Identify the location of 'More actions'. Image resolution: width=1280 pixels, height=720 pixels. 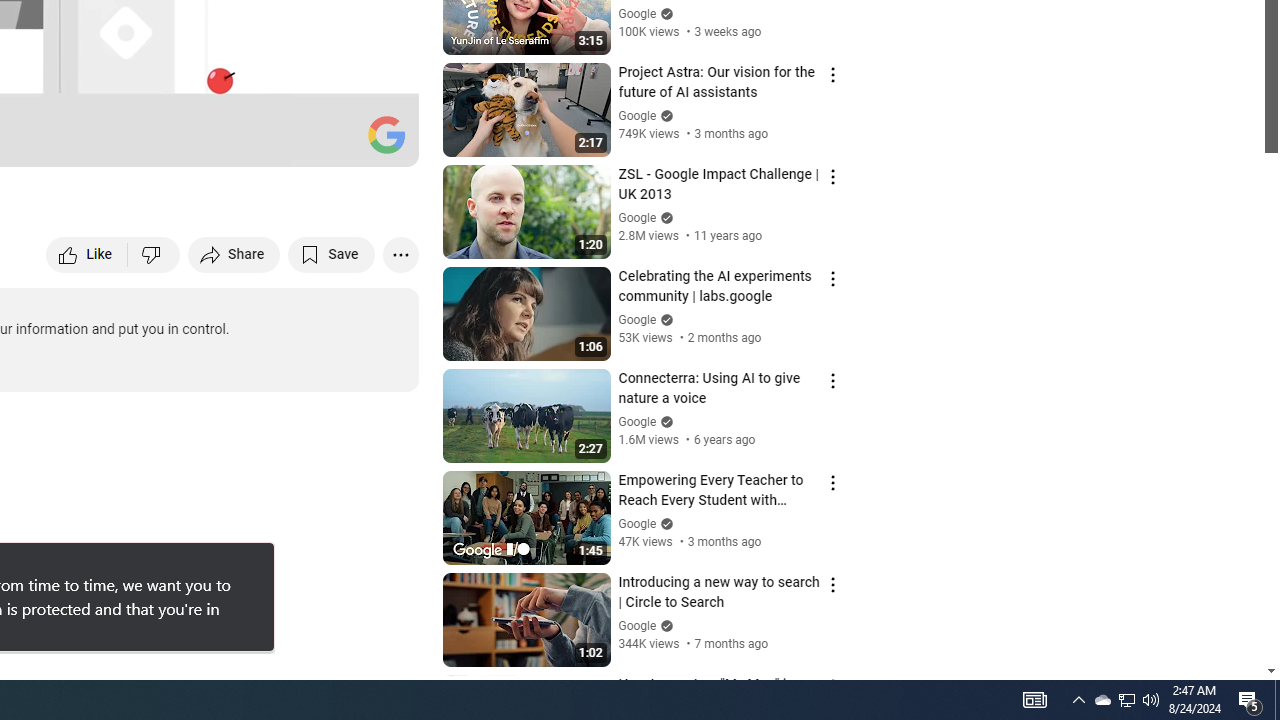
(400, 253).